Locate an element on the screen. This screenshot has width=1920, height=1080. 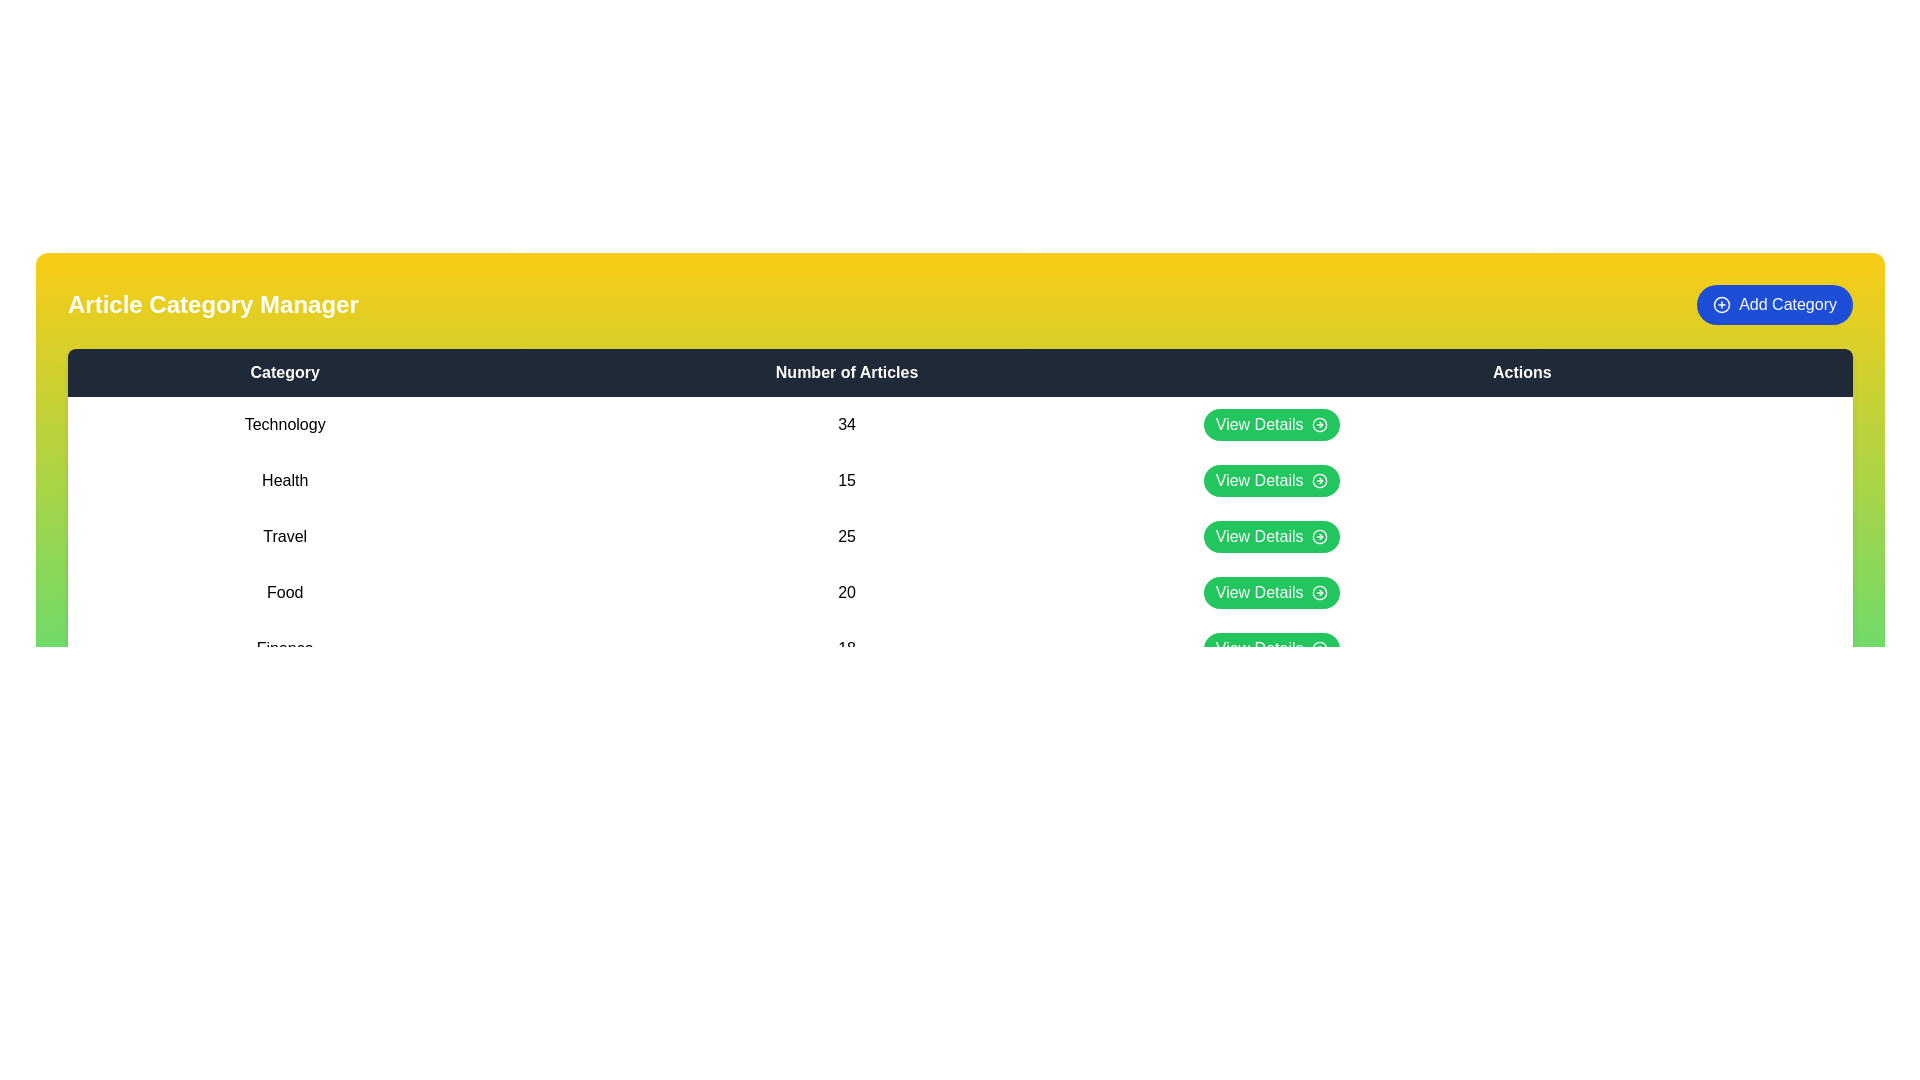
the 'View Details' button for the category 'Travel' is located at coordinates (1270, 535).